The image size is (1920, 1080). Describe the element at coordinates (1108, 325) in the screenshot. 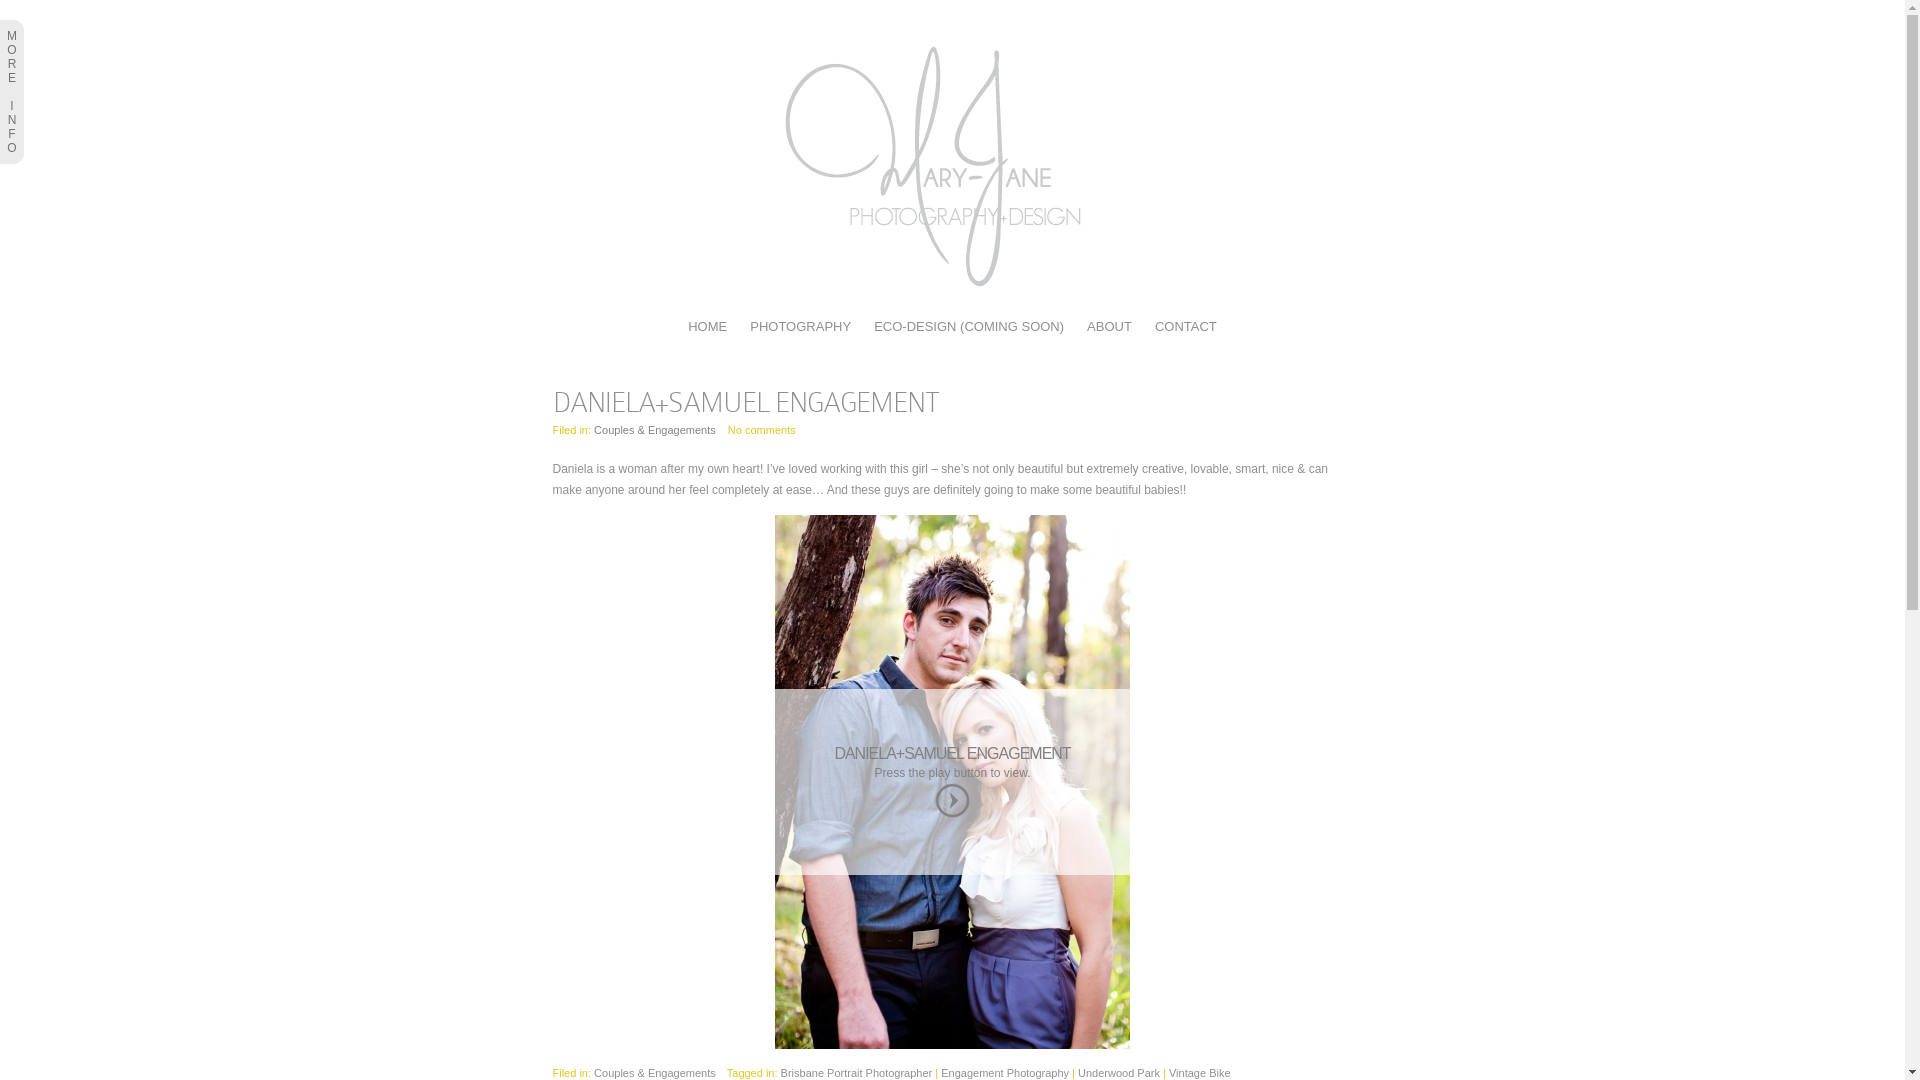

I see `'ABOUT'` at that location.